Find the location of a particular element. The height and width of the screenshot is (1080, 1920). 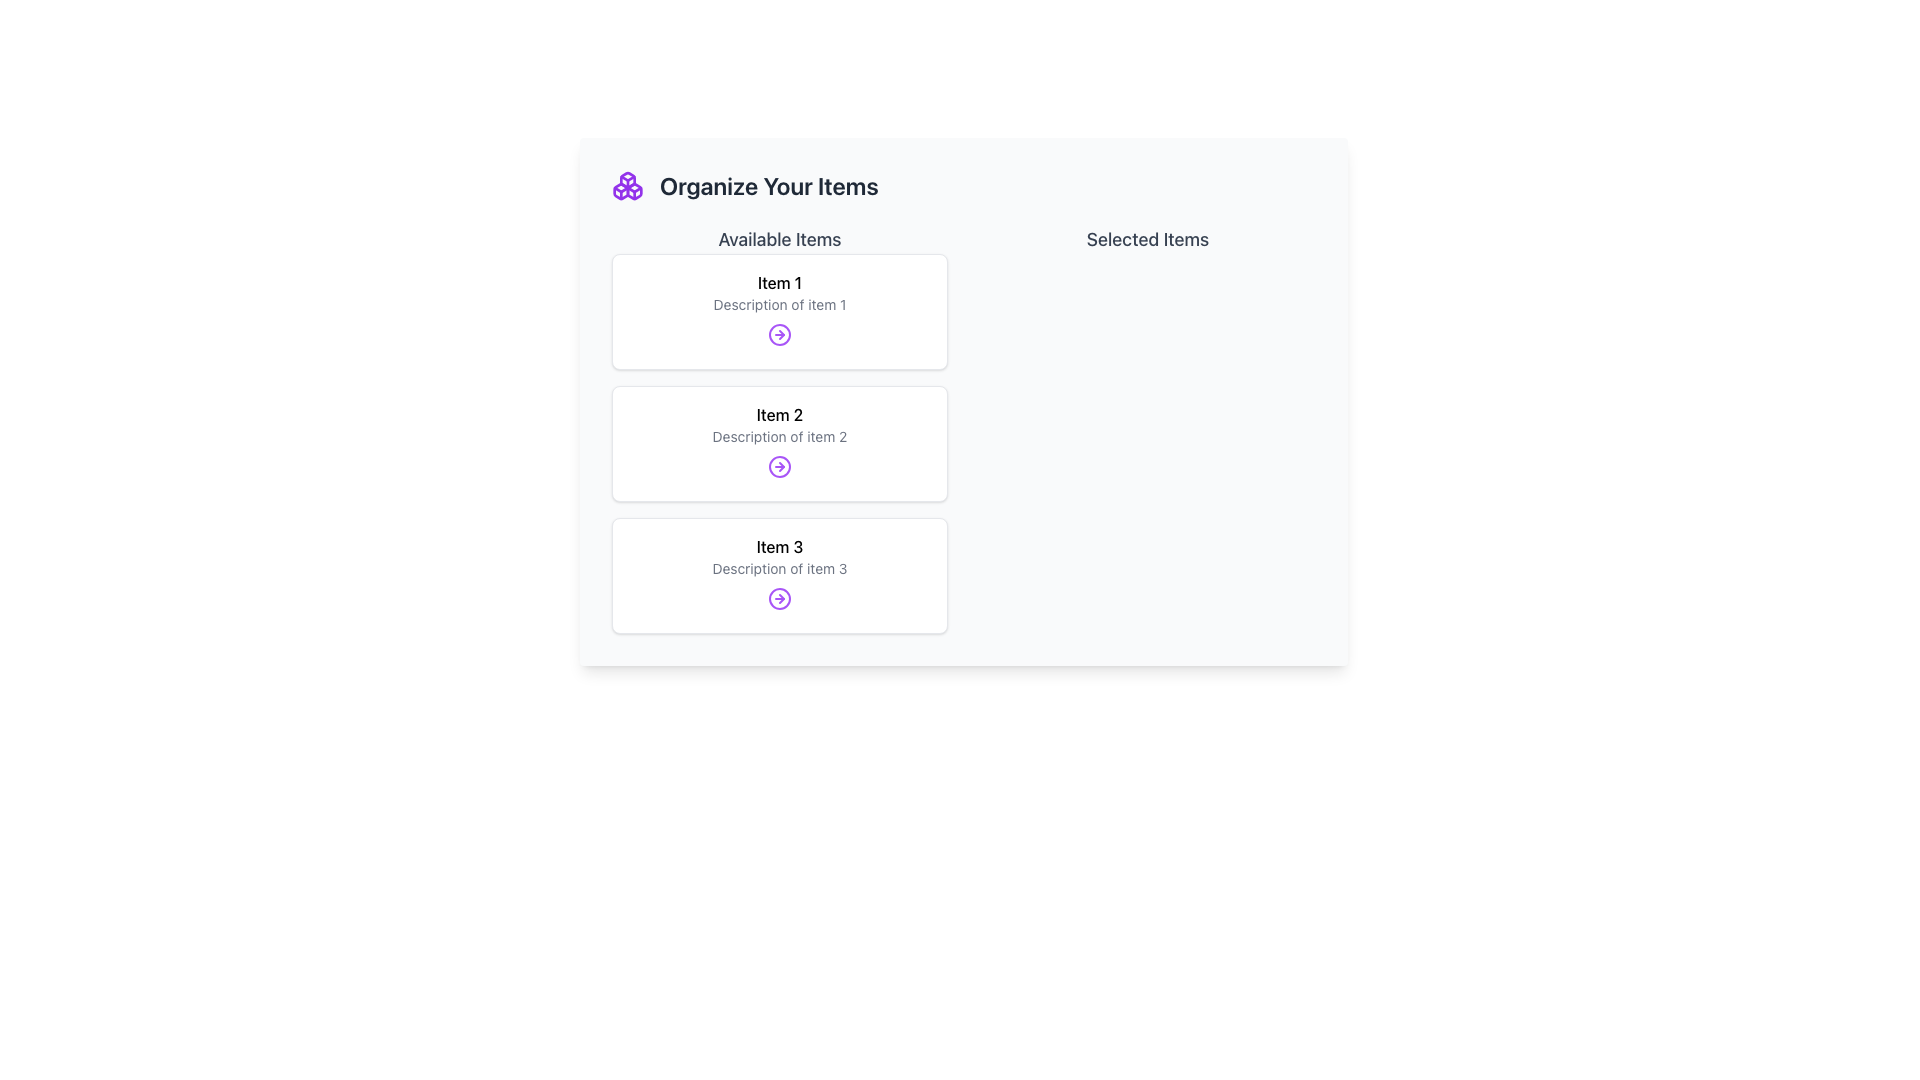

the third card labeled 'Item 3' in the list of available items, which is located at the bottom of the list under 'Item 2' is located at coordinates (778, 575).